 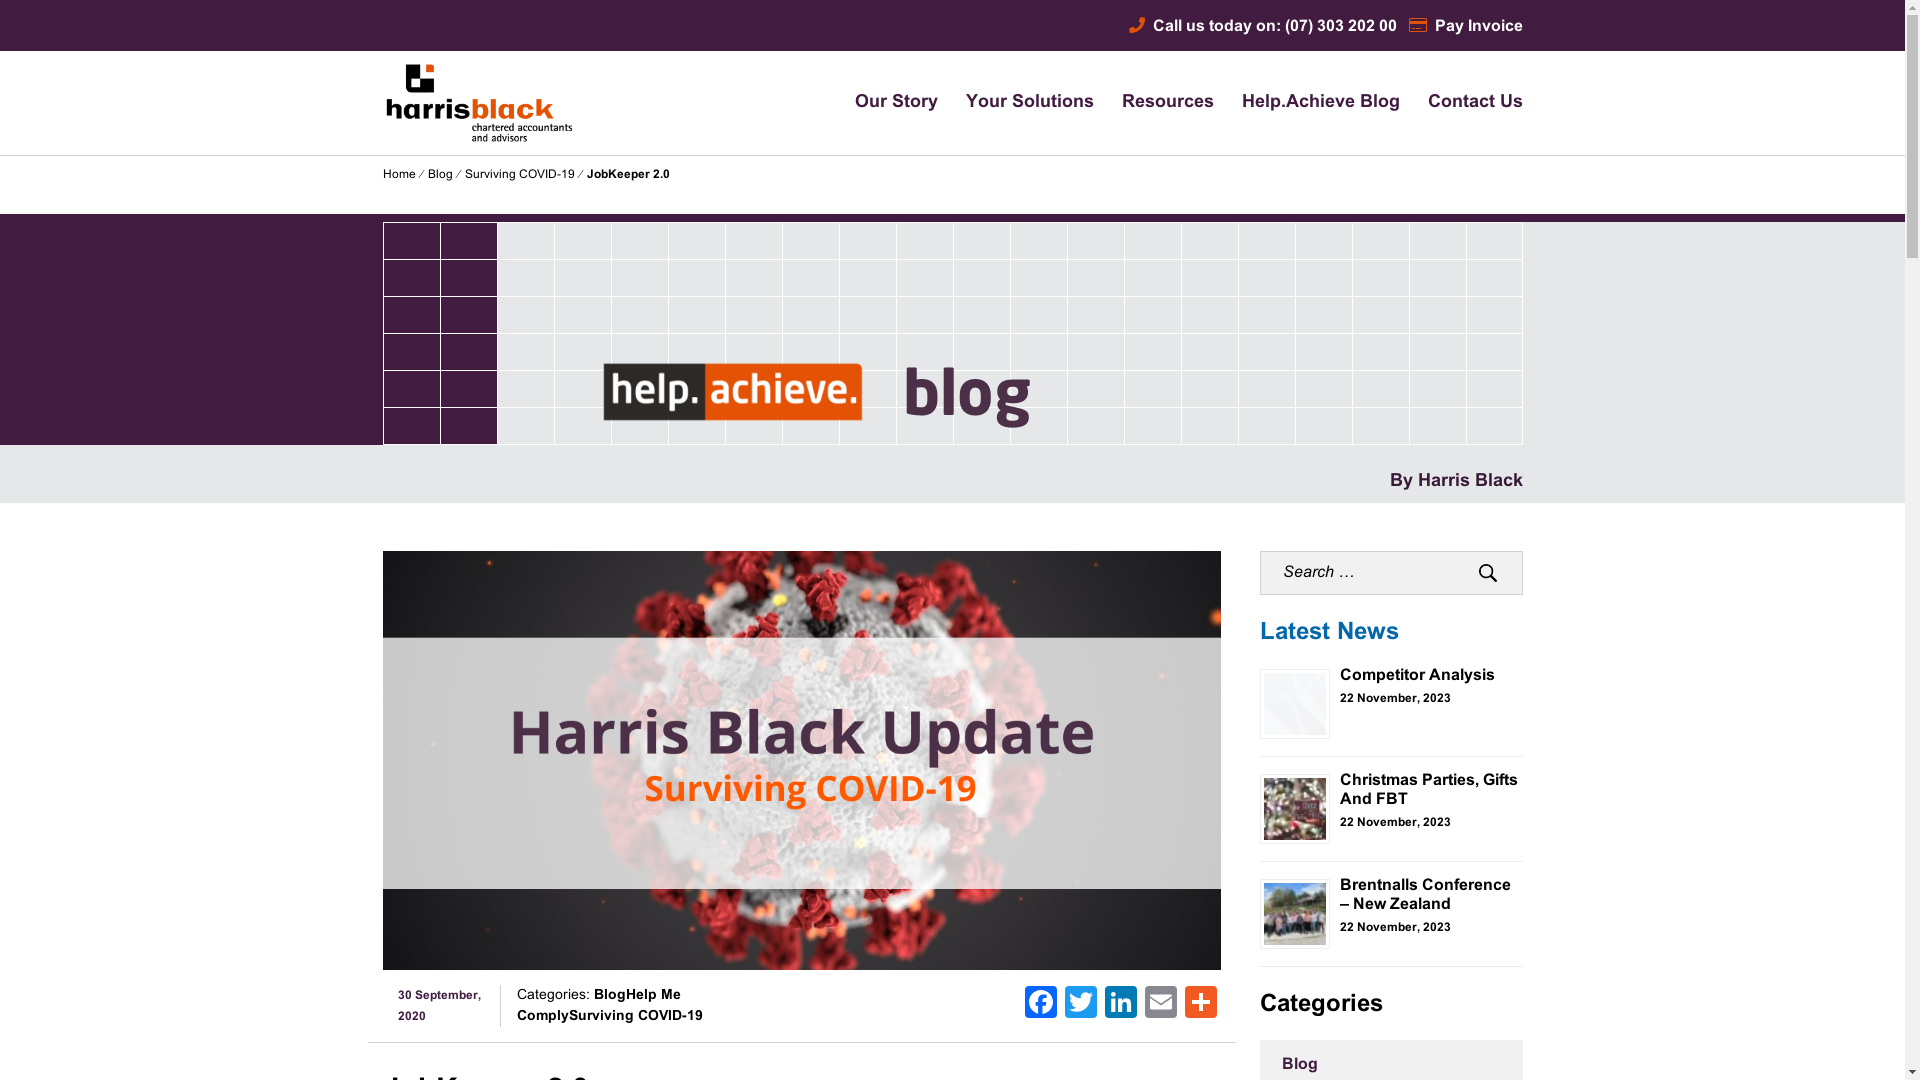 I want to click on 'Your Solutions', so click(x=1030, y=103).